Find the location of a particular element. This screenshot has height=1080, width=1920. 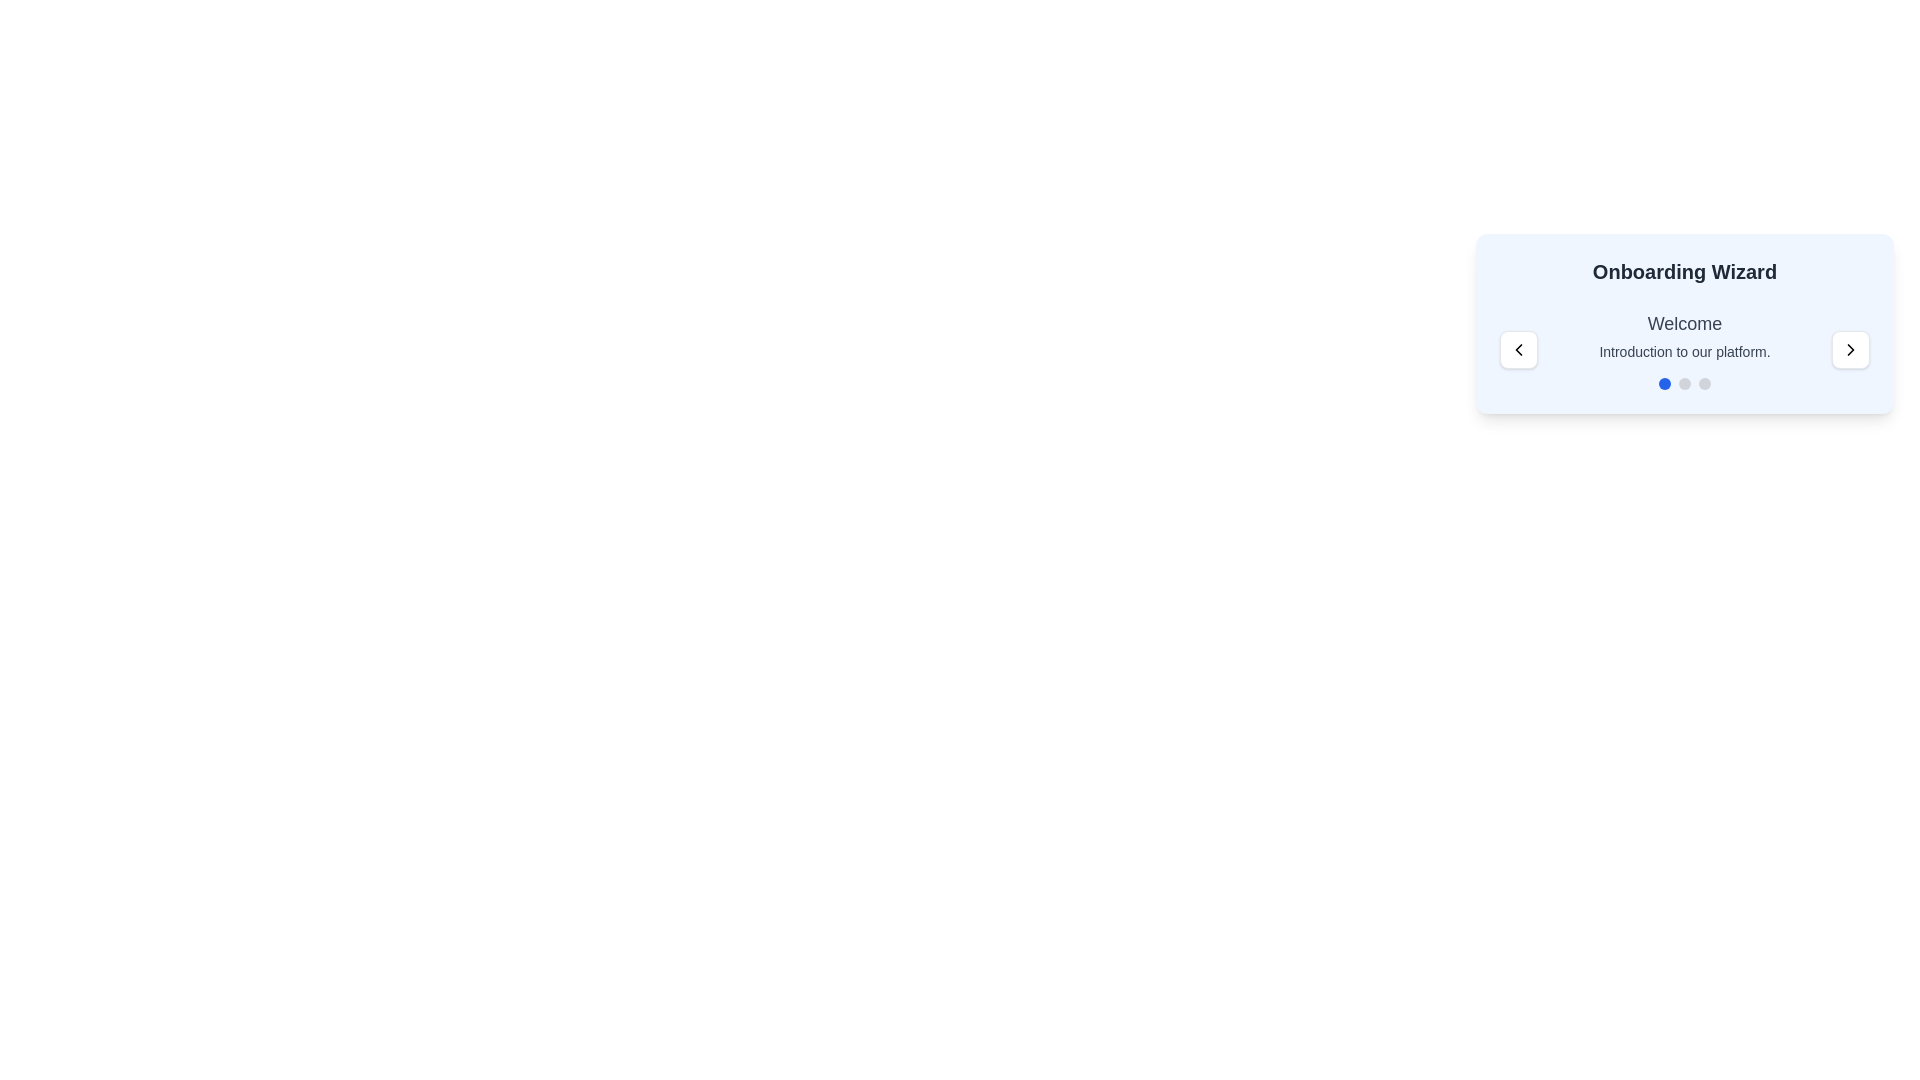

the chevron-left icon, which is a minimal black SVG graphic located within a button on the left side of the 'Onboarding Wizard' panel is located at coordinates (1518, 349).